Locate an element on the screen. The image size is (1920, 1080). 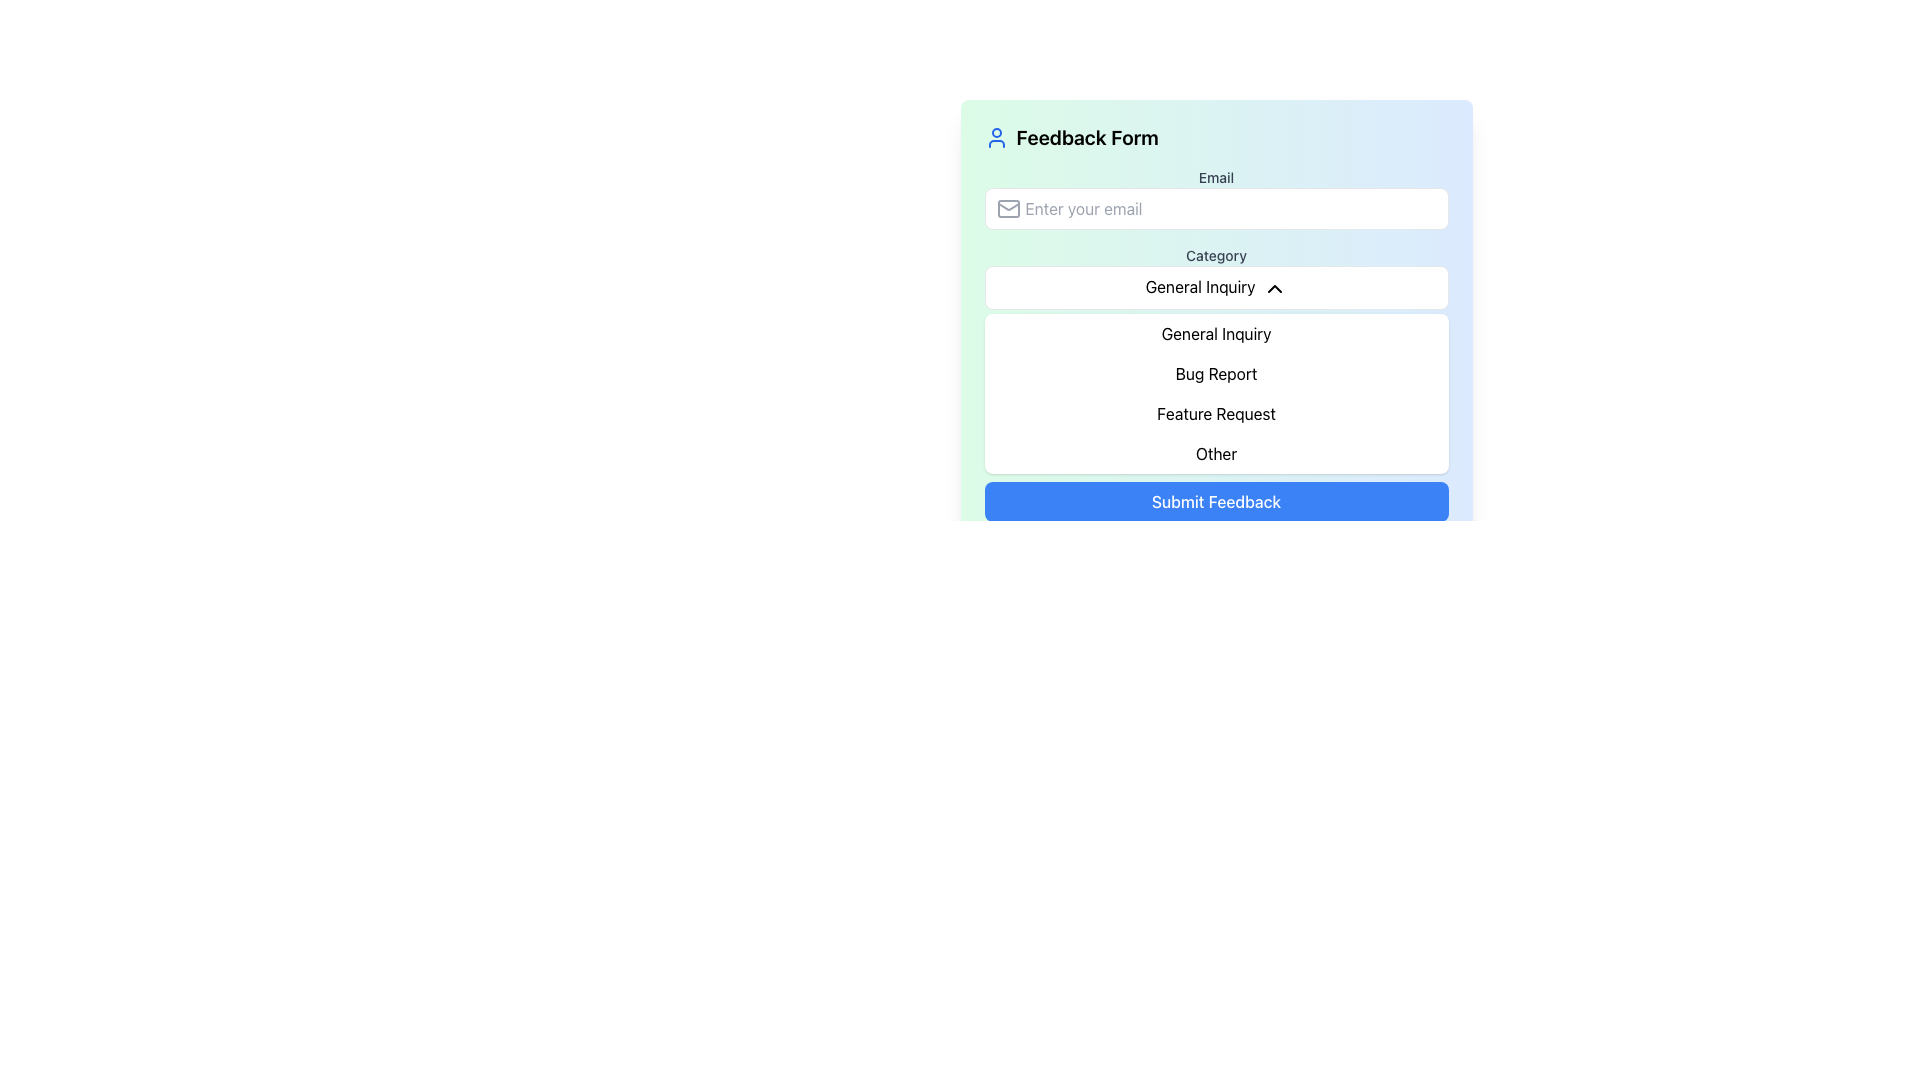
the 'Category' text label located above the dropdown menu, which serves to inform users about the selection options below is located at coordinates (1215, 254).